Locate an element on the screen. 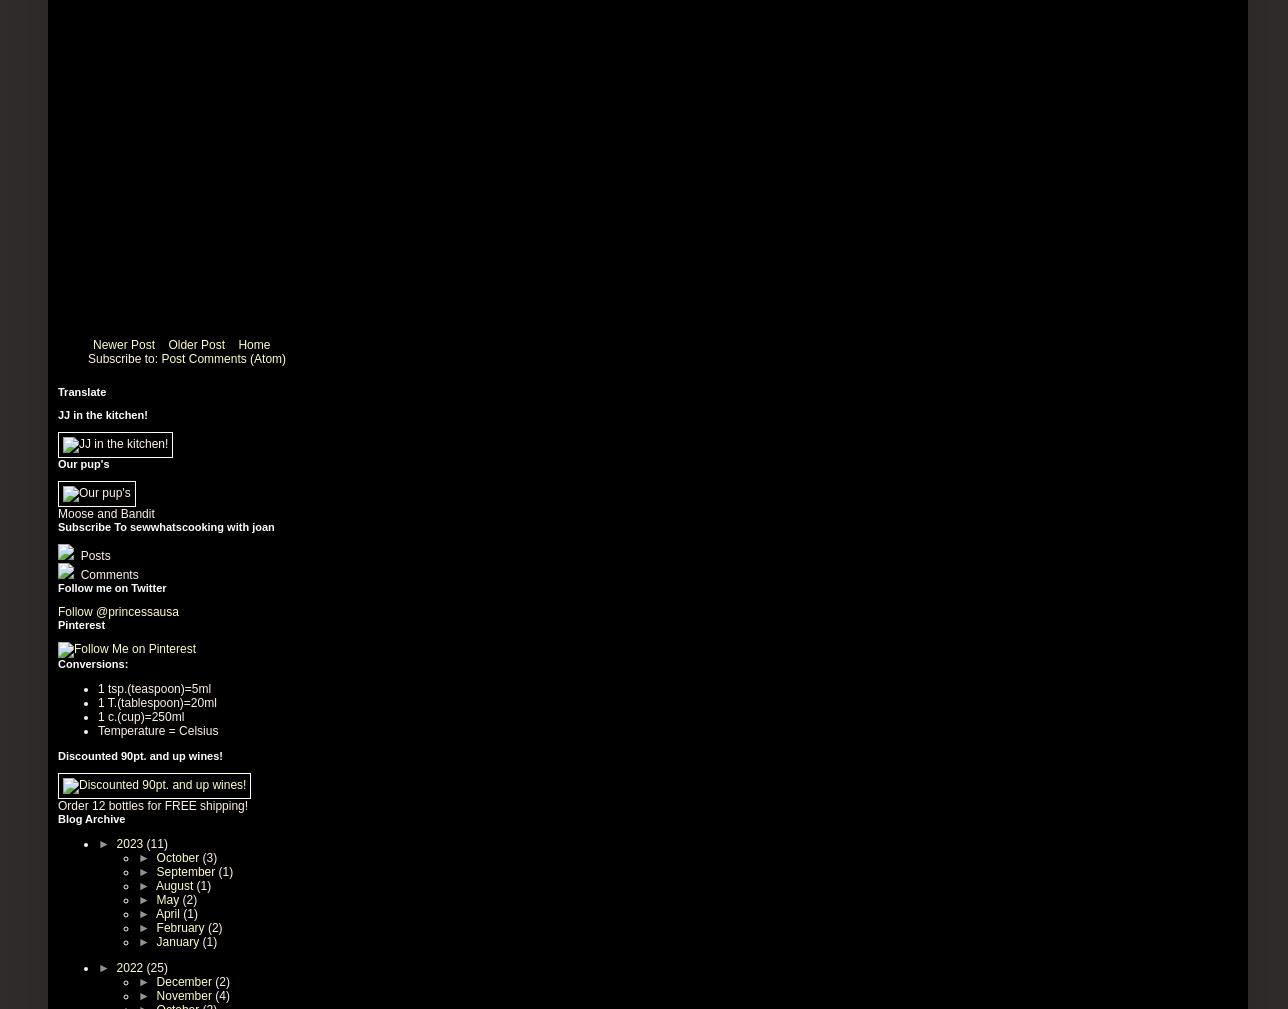  '(4)' is located at coordinates (214, 994).